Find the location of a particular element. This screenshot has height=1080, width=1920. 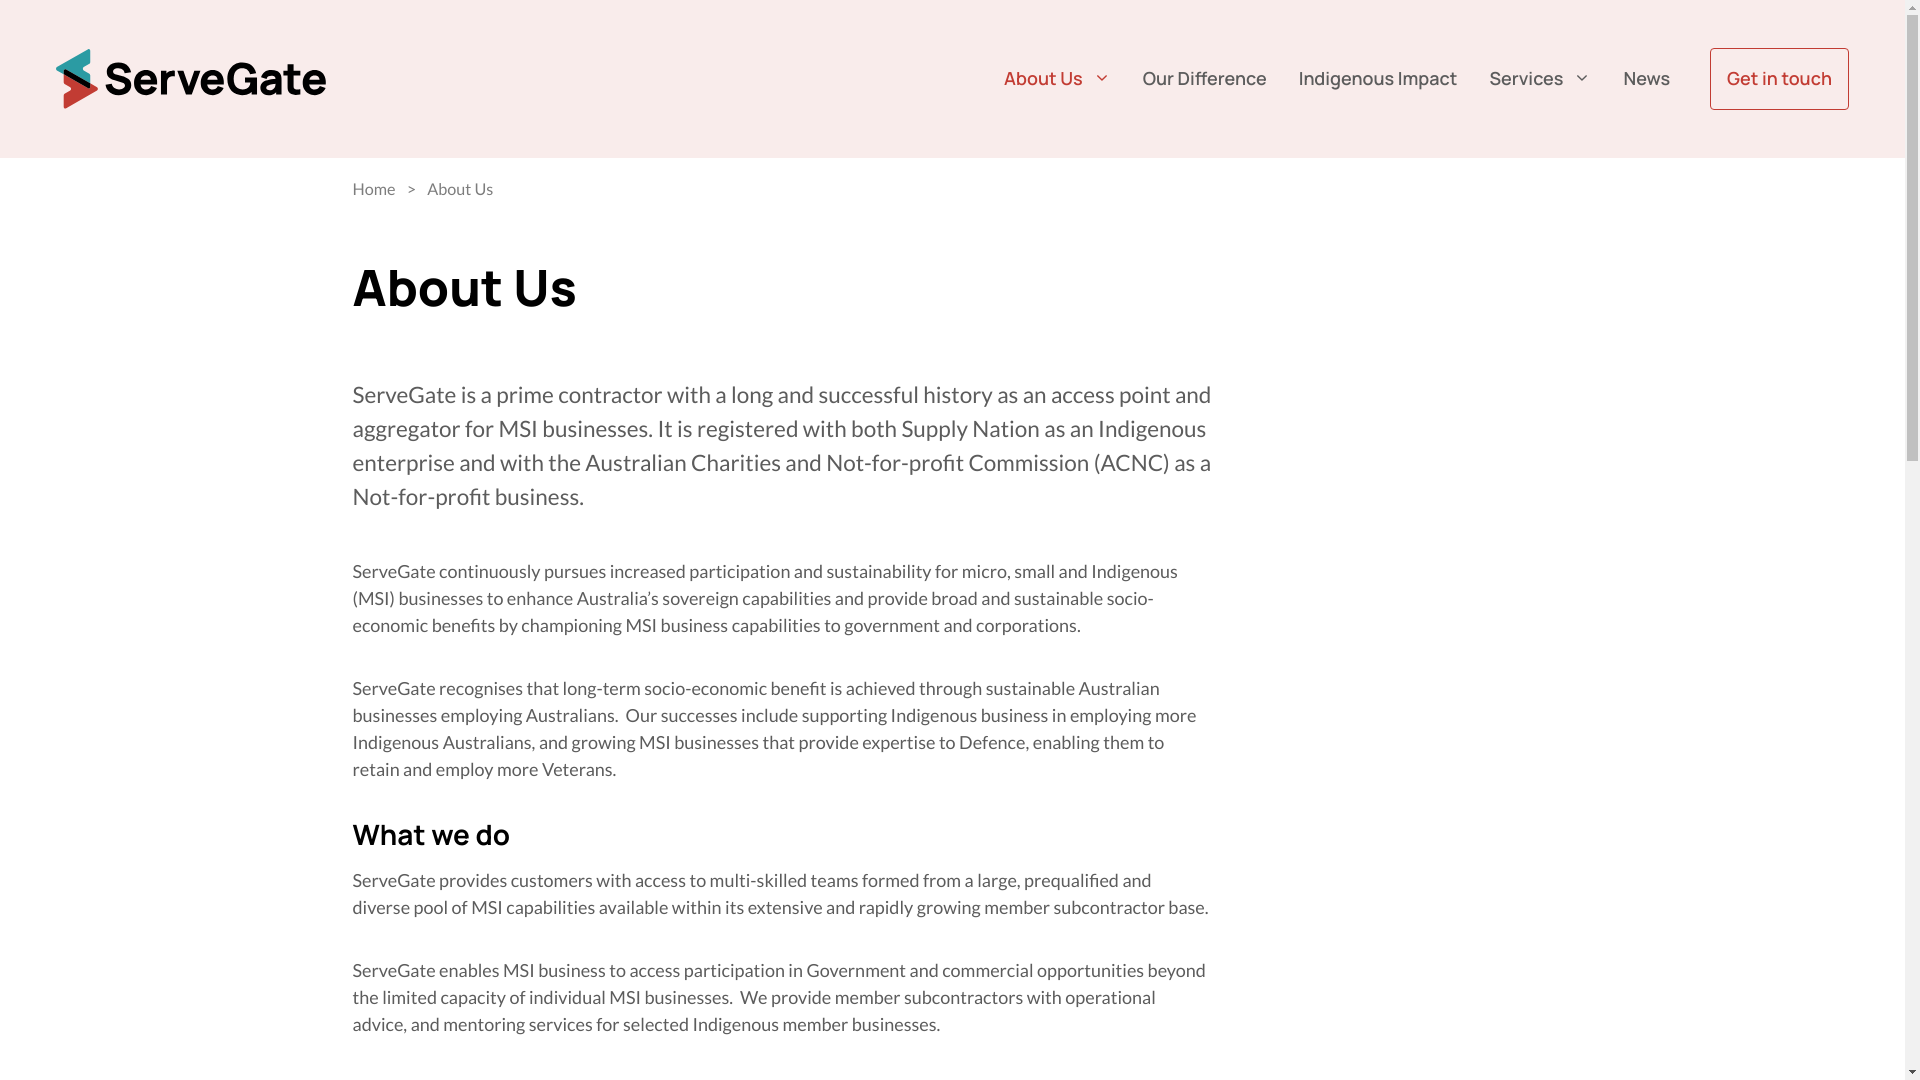

'ServeGate' is located at coordinates (191, 76).